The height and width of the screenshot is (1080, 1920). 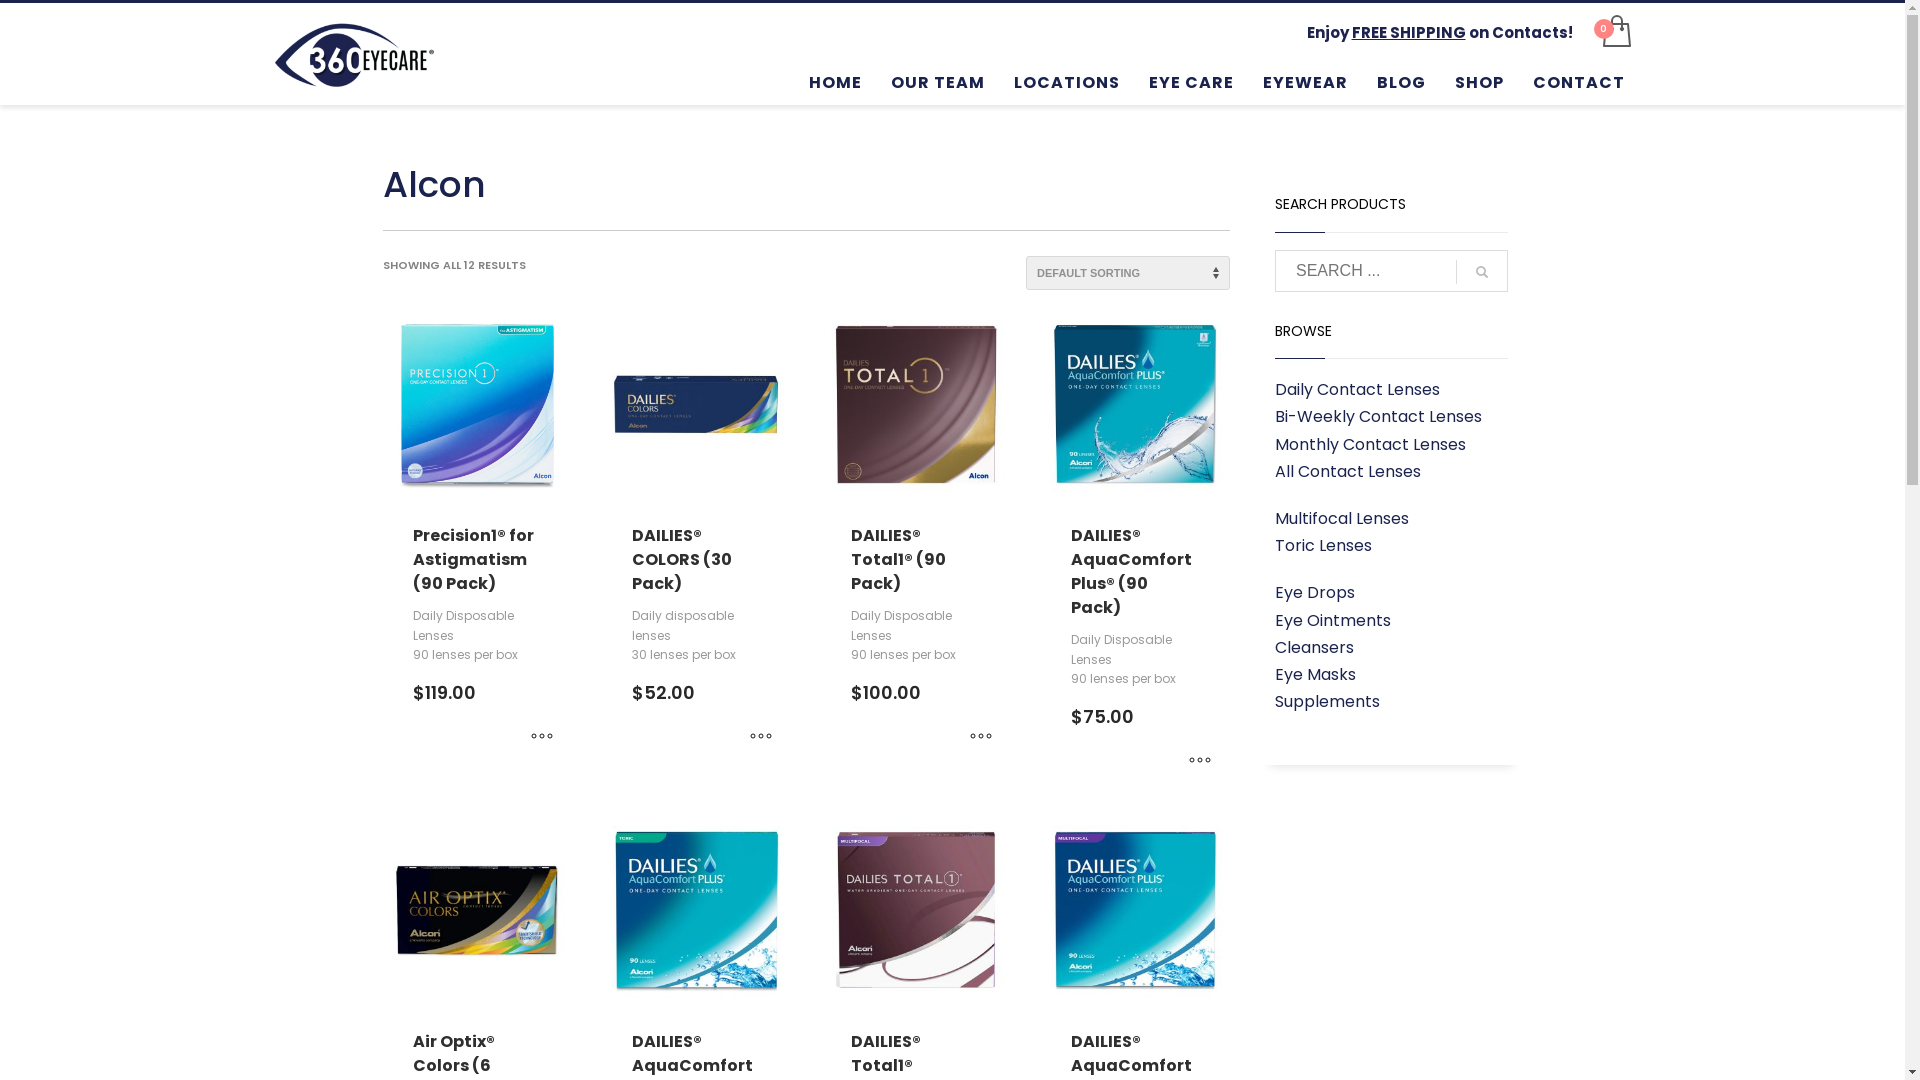 I want to click on 'Monthly Contact Lenses', so click(x=1274, y=443).